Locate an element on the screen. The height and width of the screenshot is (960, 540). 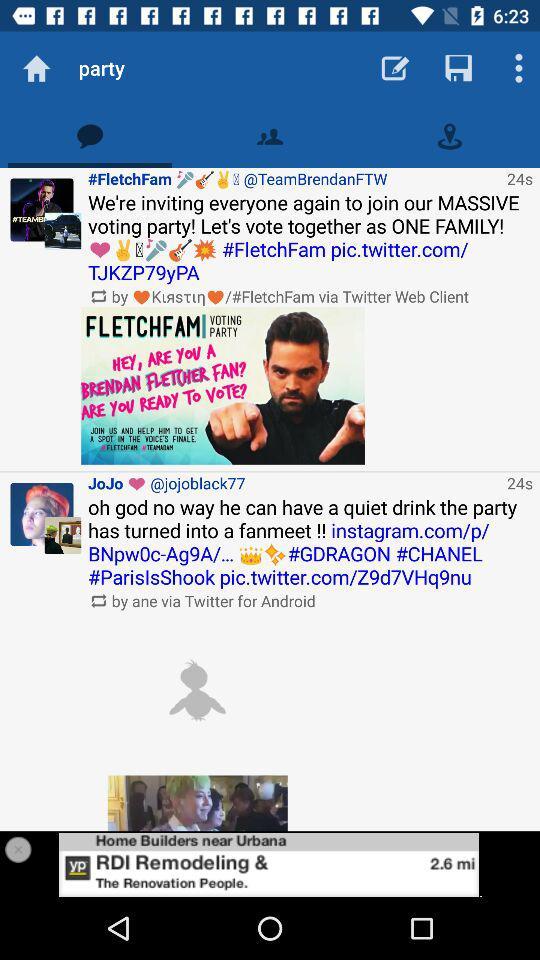
enlarge picture is located at coordinates (197, 803).